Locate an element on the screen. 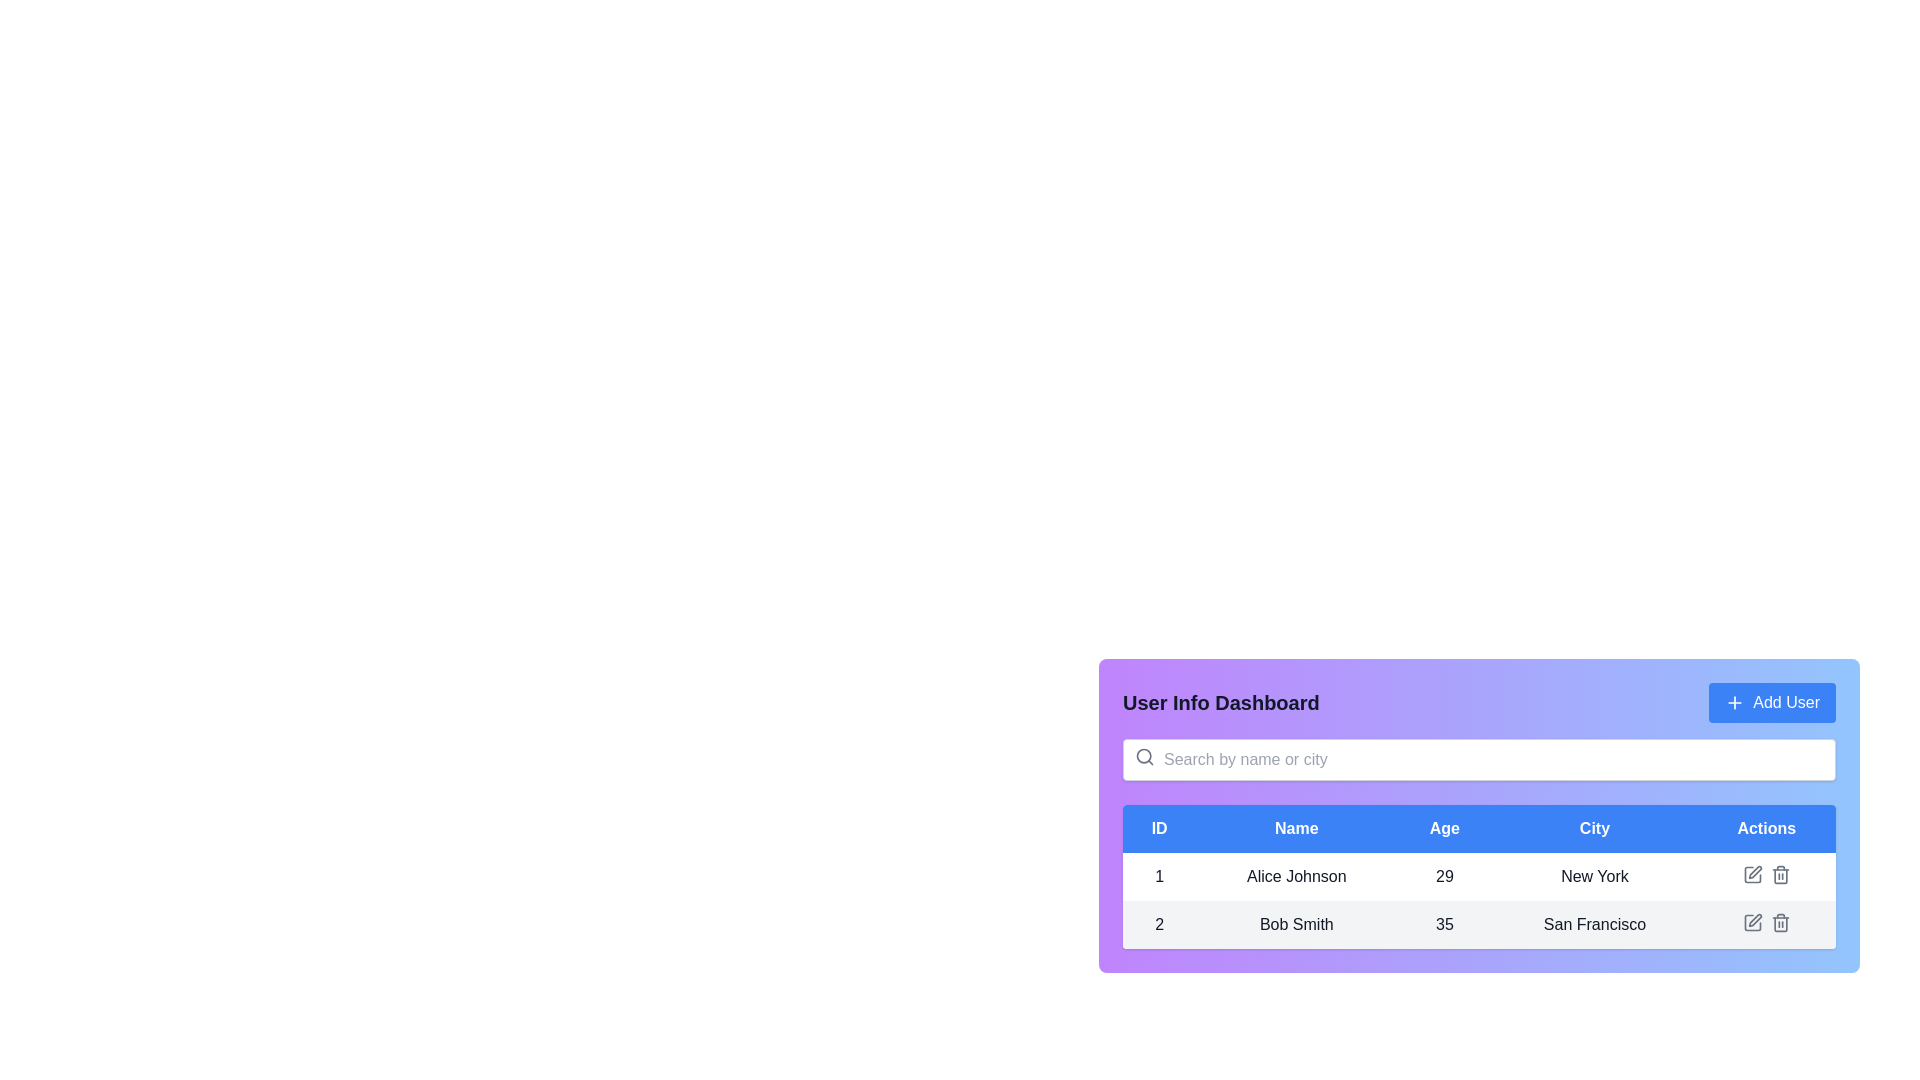 This screenshot has height=1080, width=1920. the edit icon button located in the 'Actions' column of the second row corresponding to the user 'Bob Smith' is located at coordinates (1754, 920).